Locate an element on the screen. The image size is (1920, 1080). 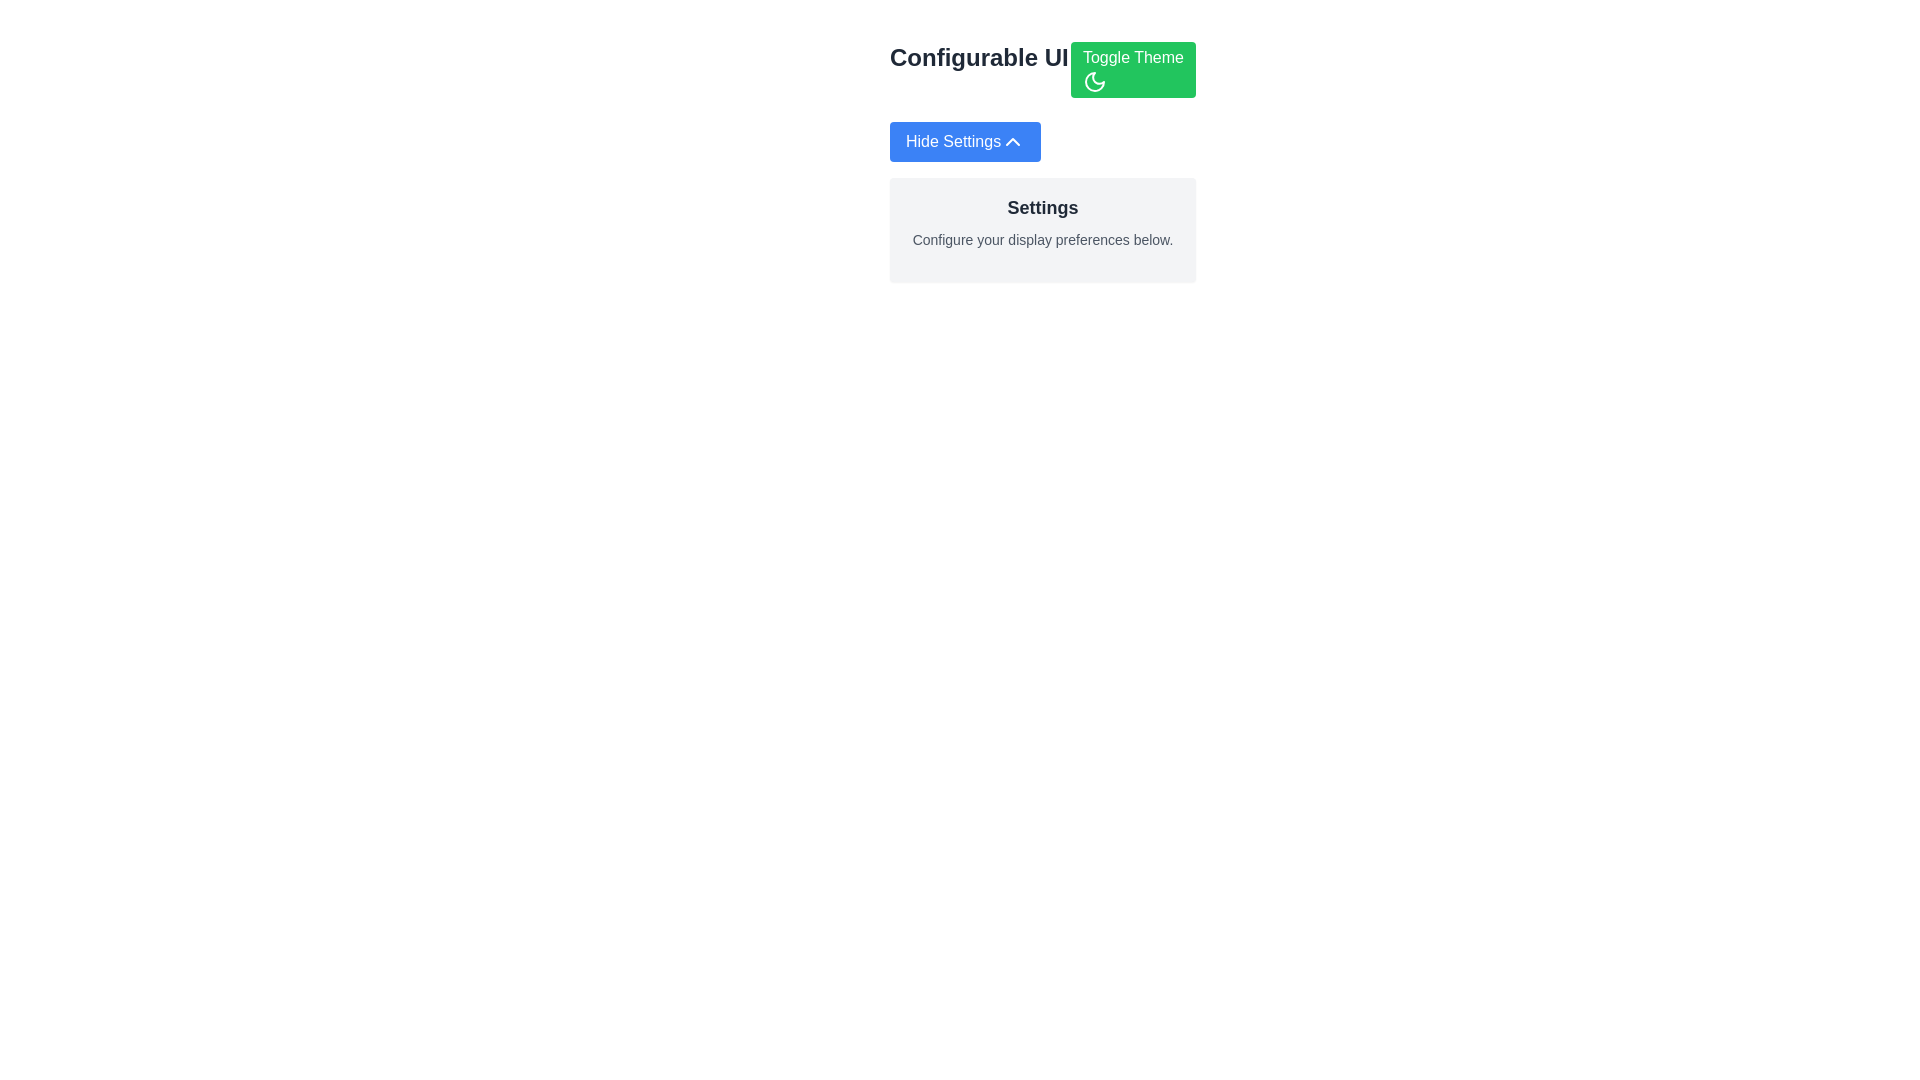
the theme toggle button located in the top-right corner of the 'Configurable UI' section is located at coordinates (1133, 68).